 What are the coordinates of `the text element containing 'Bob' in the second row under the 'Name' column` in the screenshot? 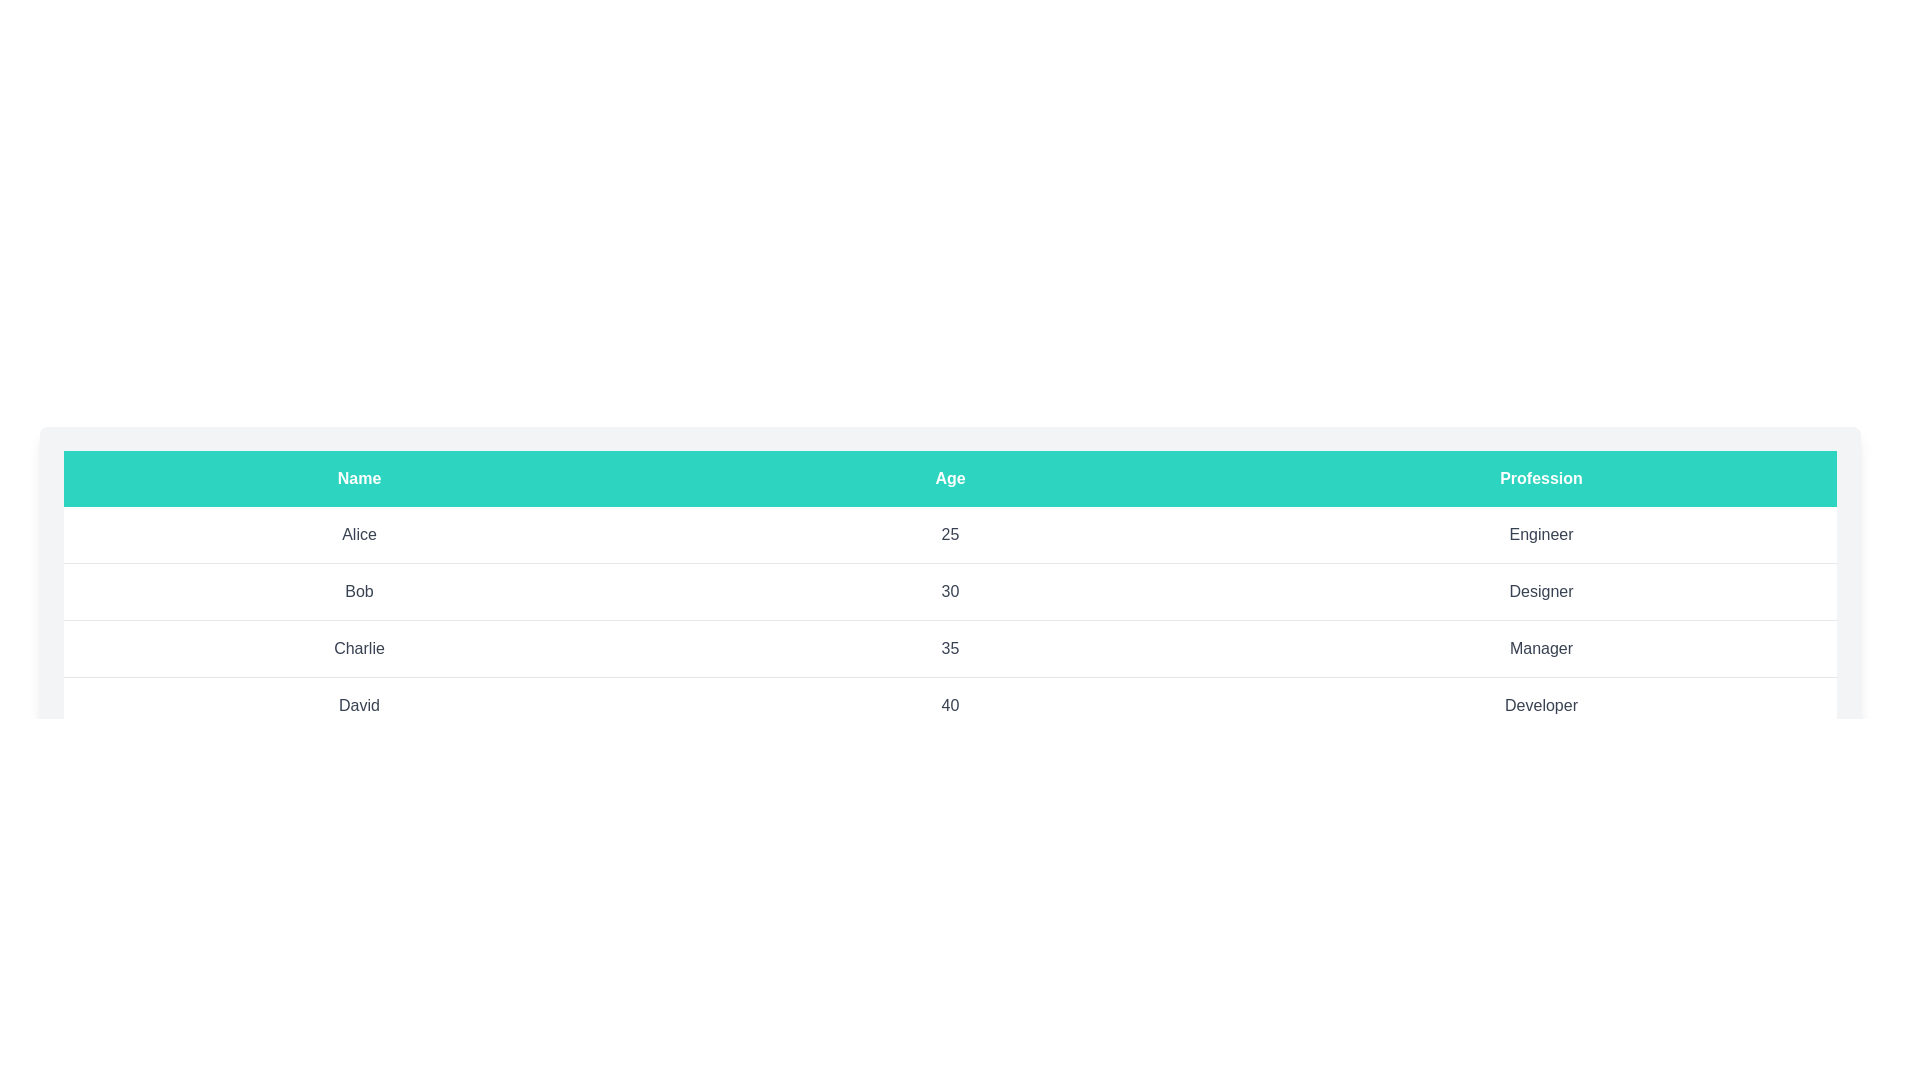 It's located at (359, 590).